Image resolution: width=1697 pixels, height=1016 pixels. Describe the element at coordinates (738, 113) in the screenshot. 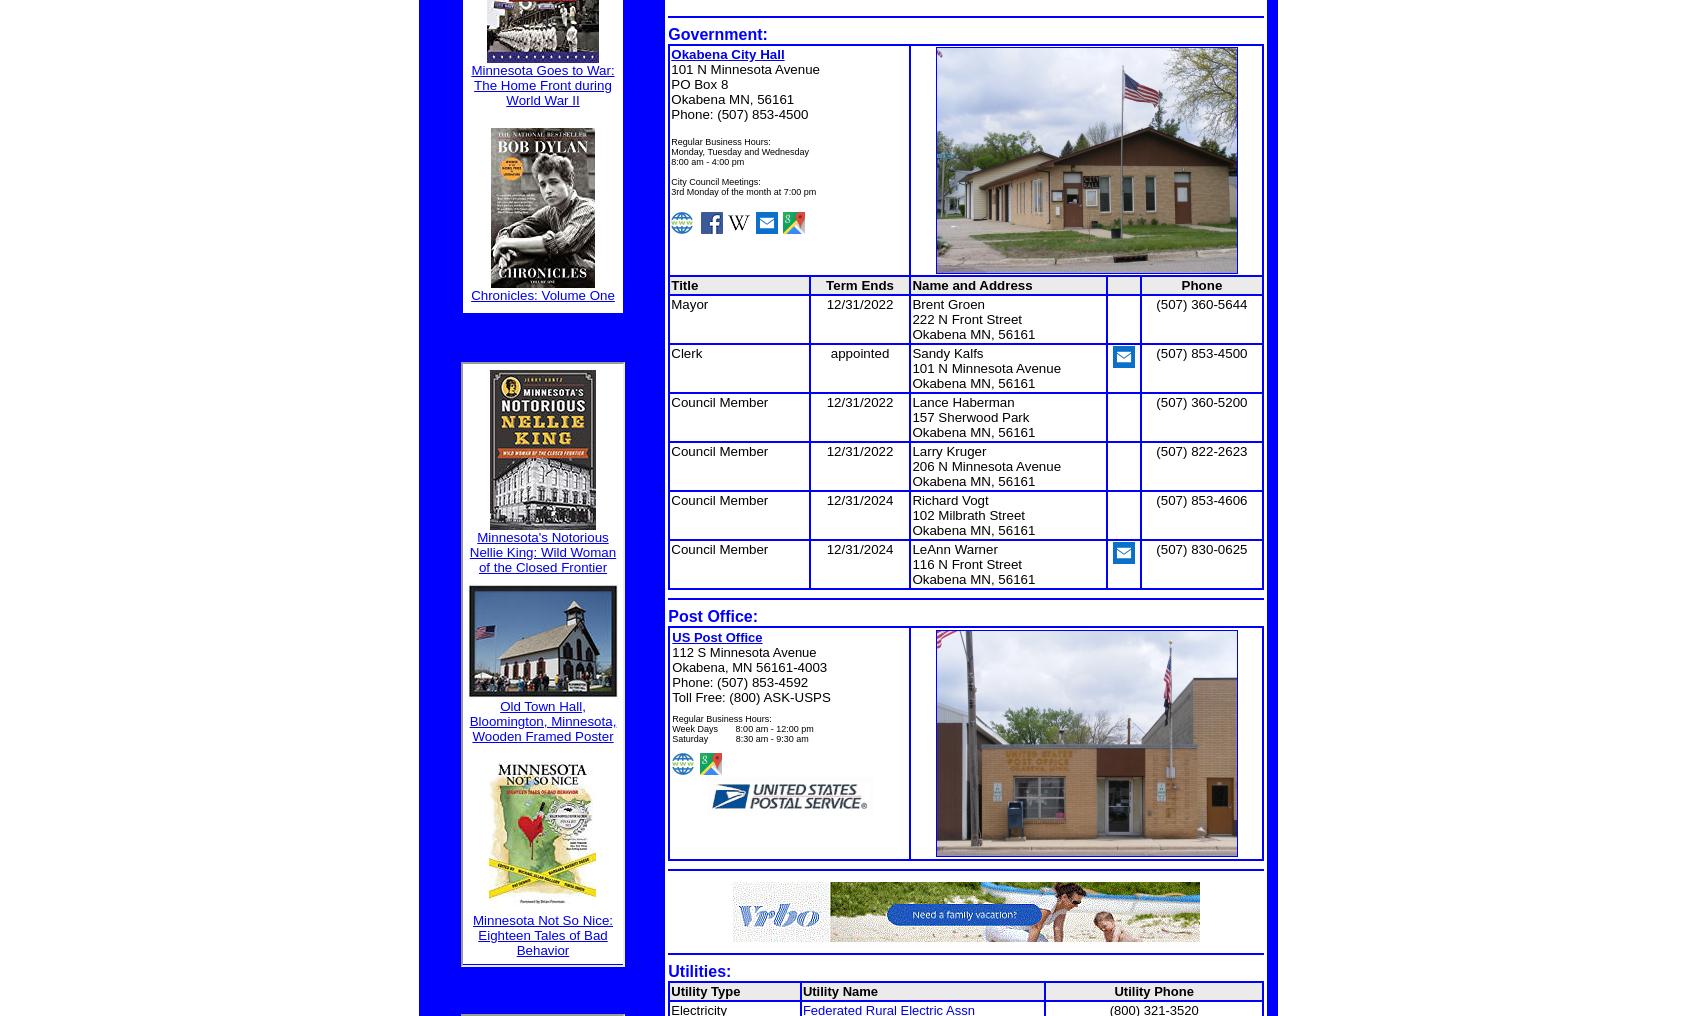

I see `'Phone: (507) 853-4500'` at that location.